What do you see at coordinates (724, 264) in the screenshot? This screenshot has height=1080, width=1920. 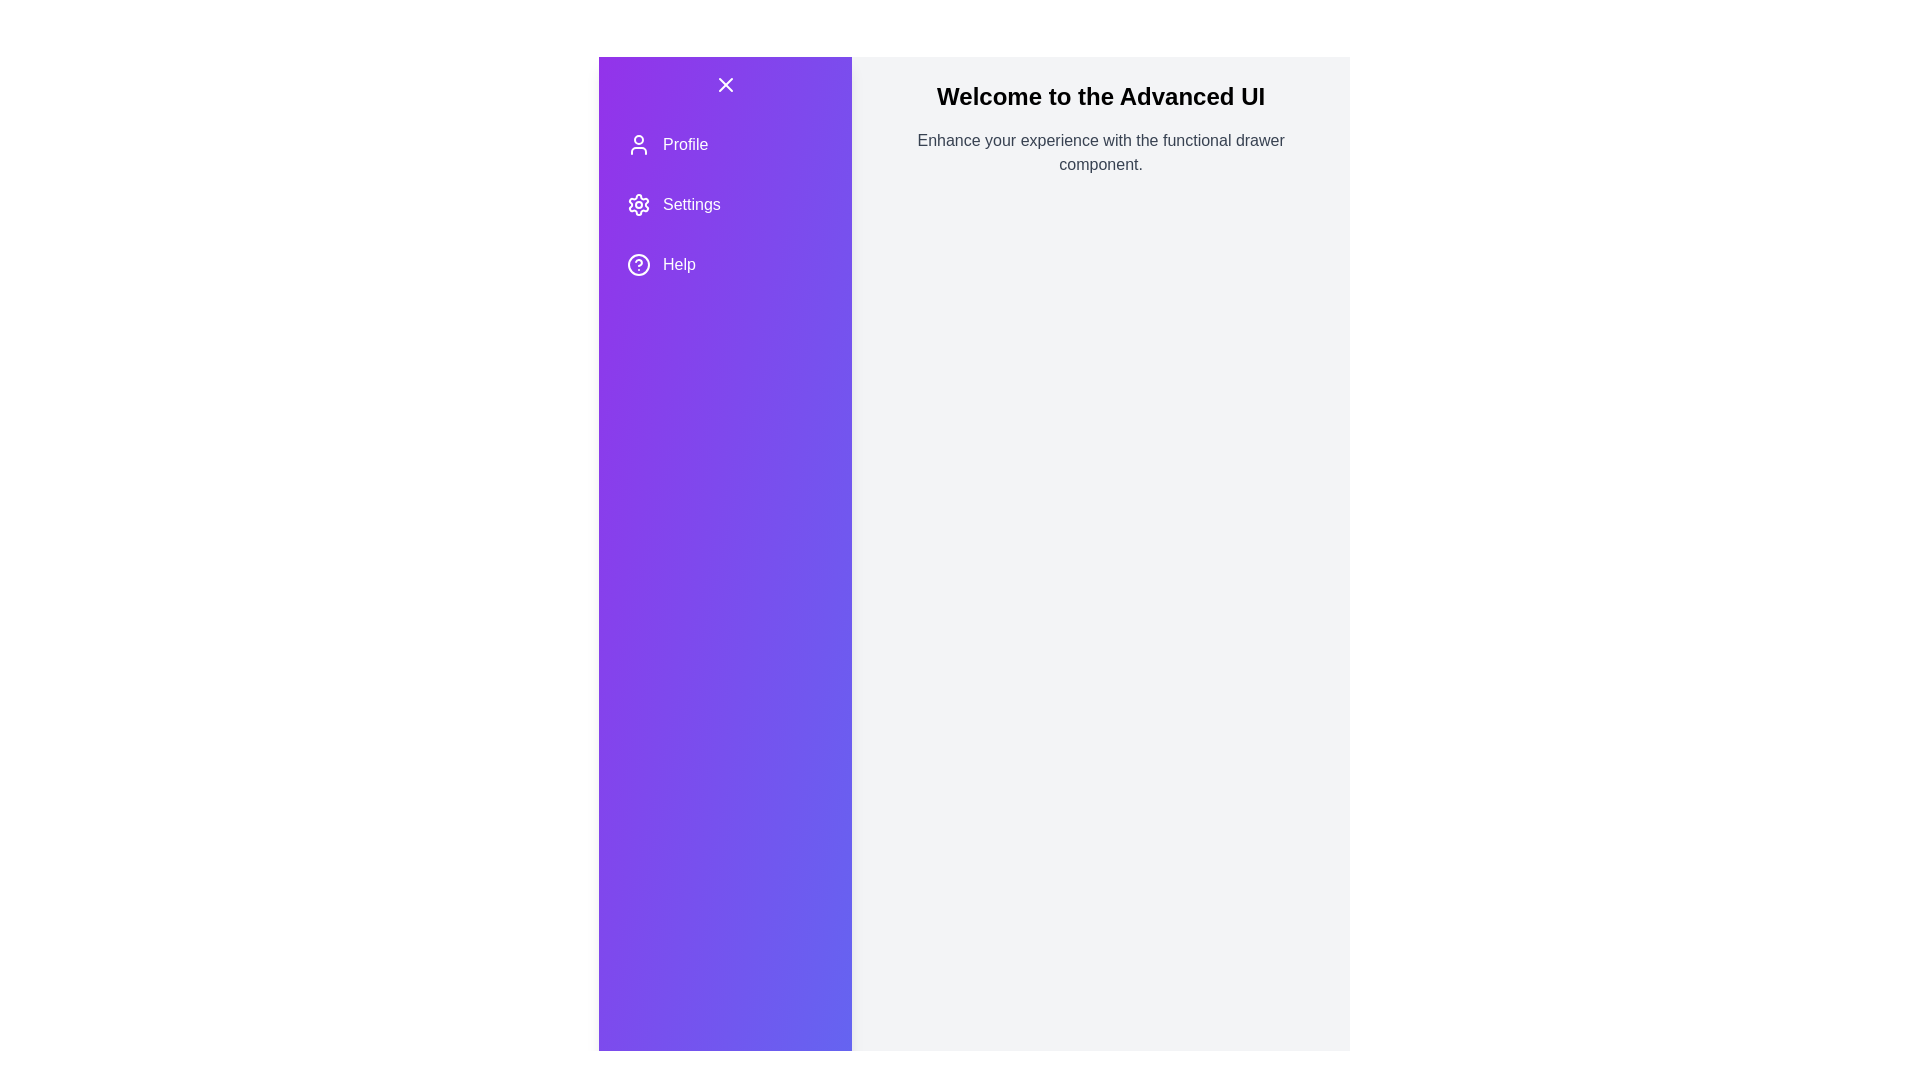 I see `the menu item Help by clicking on it` at bounding box center [724, 264].